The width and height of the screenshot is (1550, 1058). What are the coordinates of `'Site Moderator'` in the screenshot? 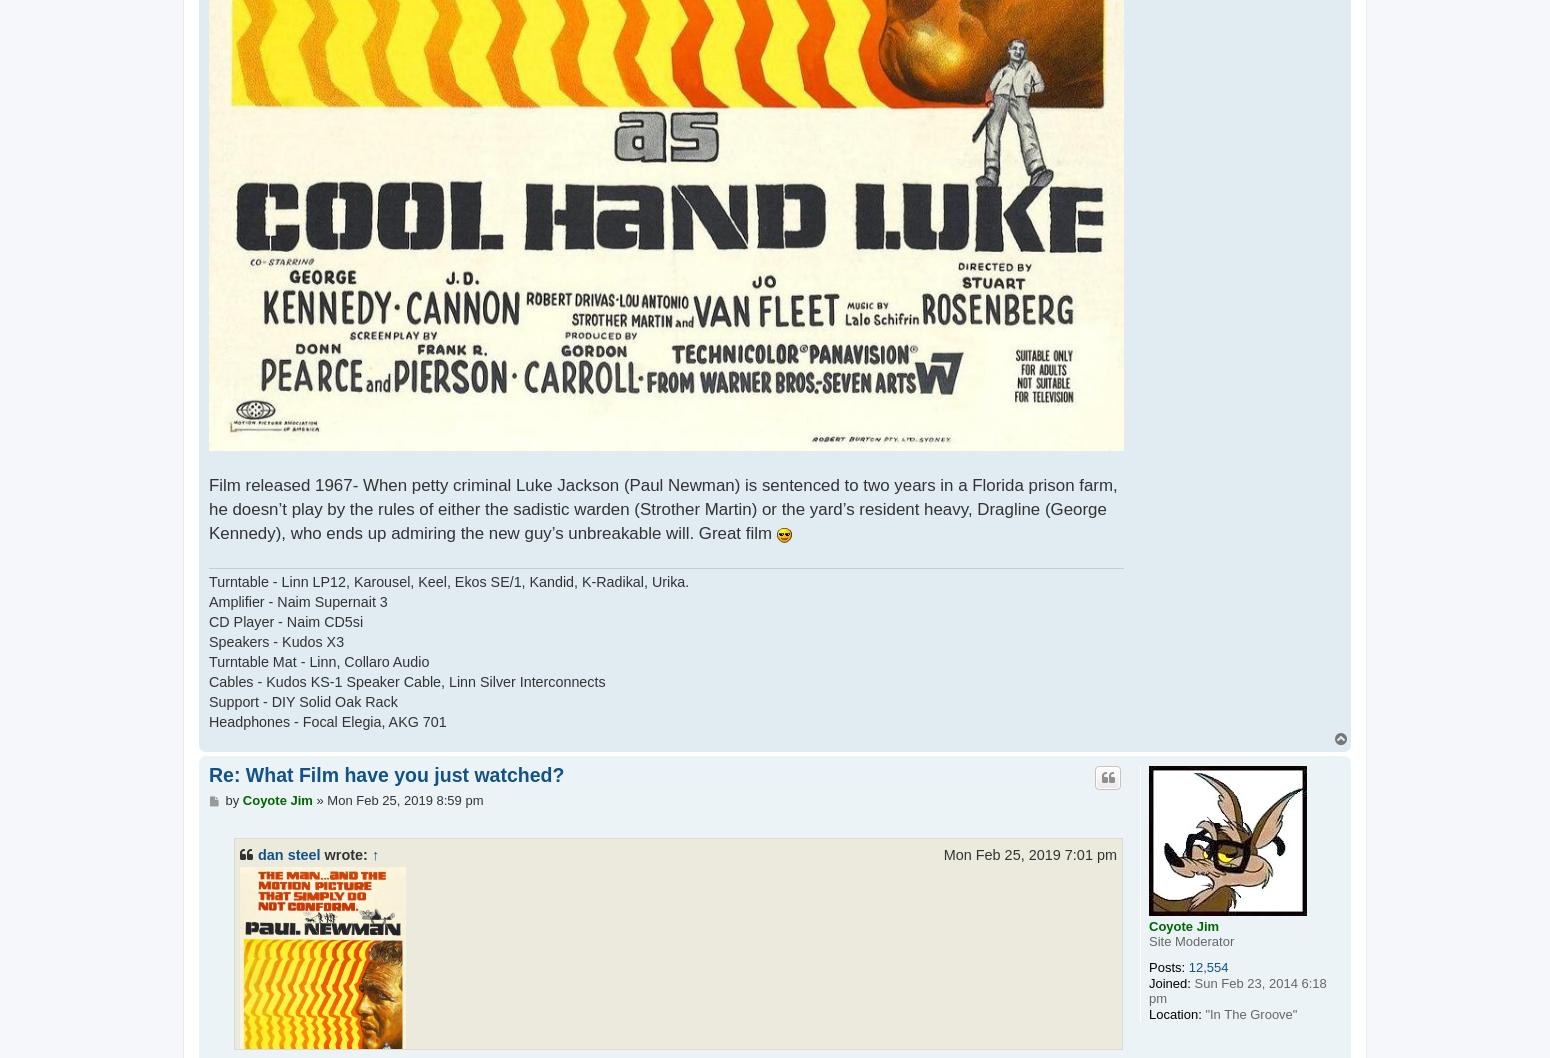 It's located at (1148, 941).